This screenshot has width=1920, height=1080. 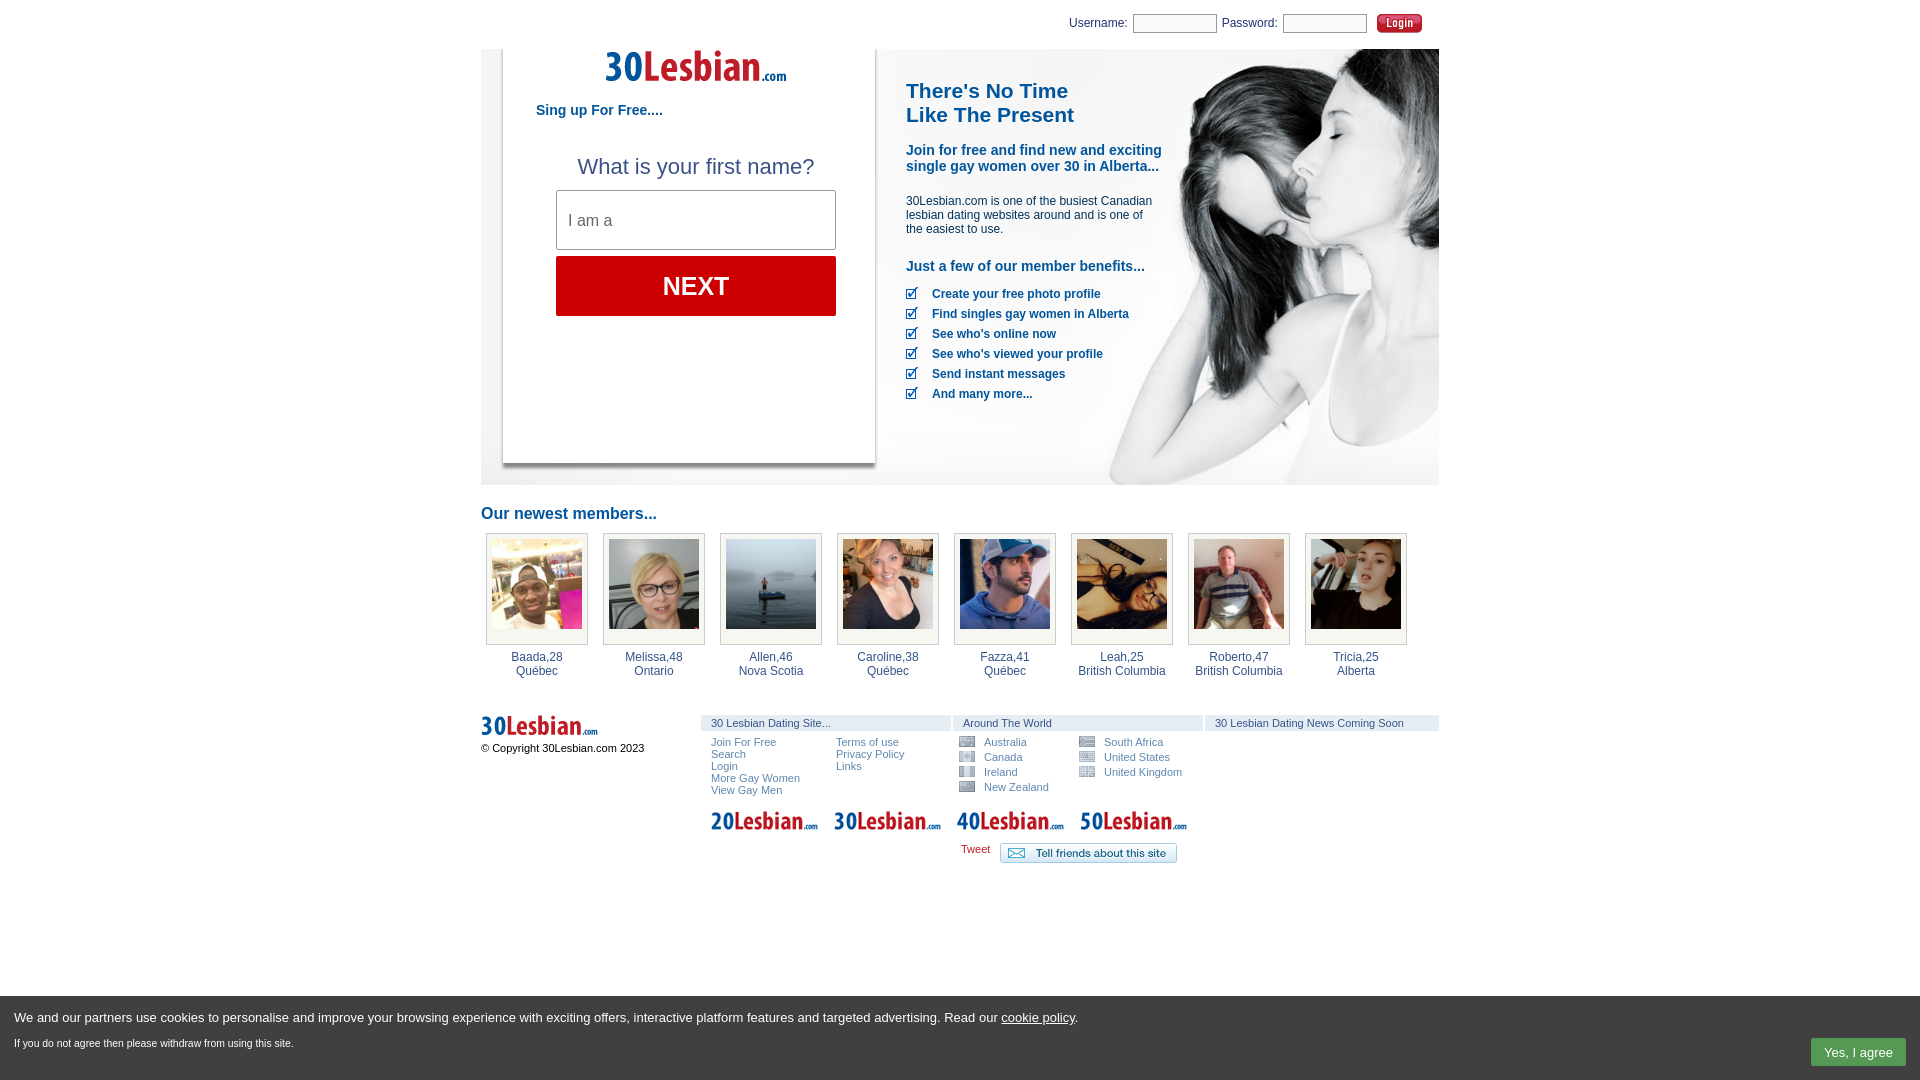 What do you see at coordinates (1131, 741) in the screenshot?
I see `'South Africa'` at bounding box center [1131, 741].